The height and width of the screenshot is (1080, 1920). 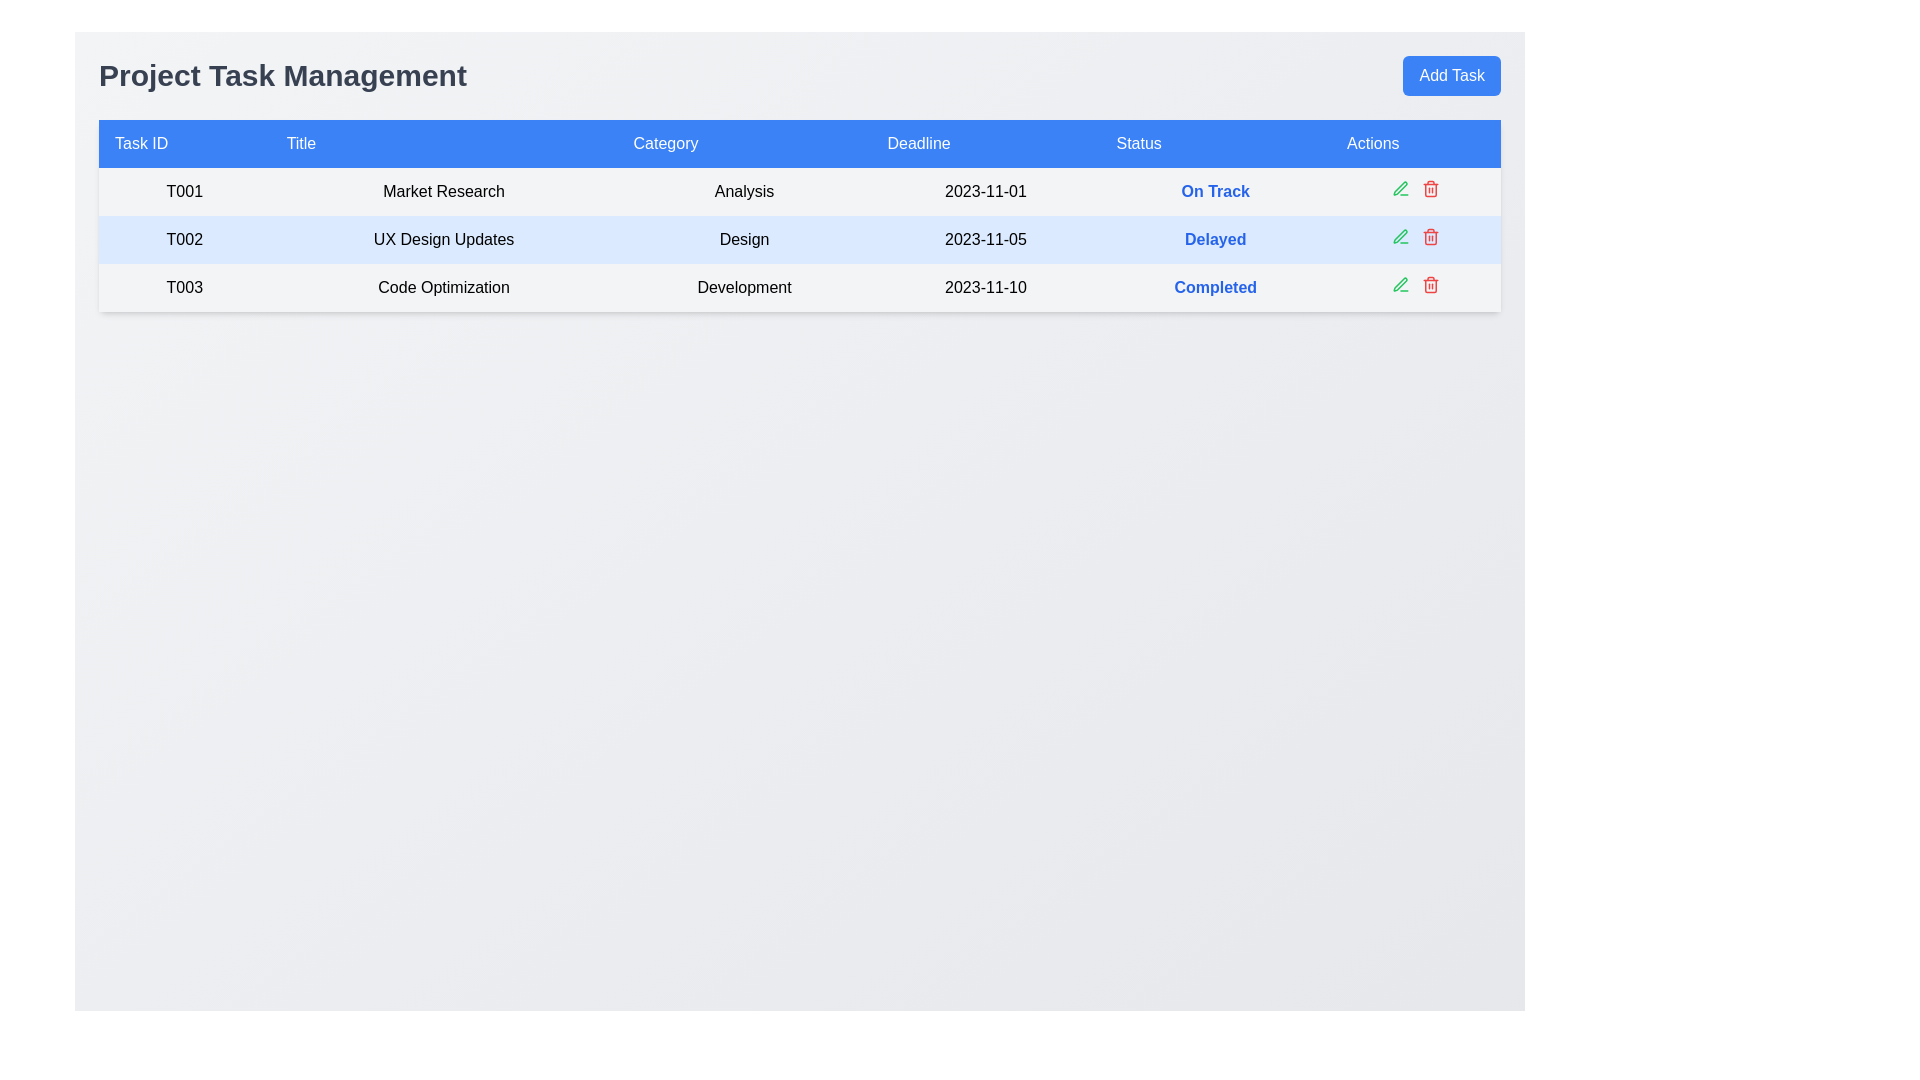 What do you see at coordinates (1429, 285) in the screenshot?
I see `the red trash icon button located in the rightmost section of the 'Actions' column for the task 'T003 - Code Optimization'` at bounding box center [1429, 285].